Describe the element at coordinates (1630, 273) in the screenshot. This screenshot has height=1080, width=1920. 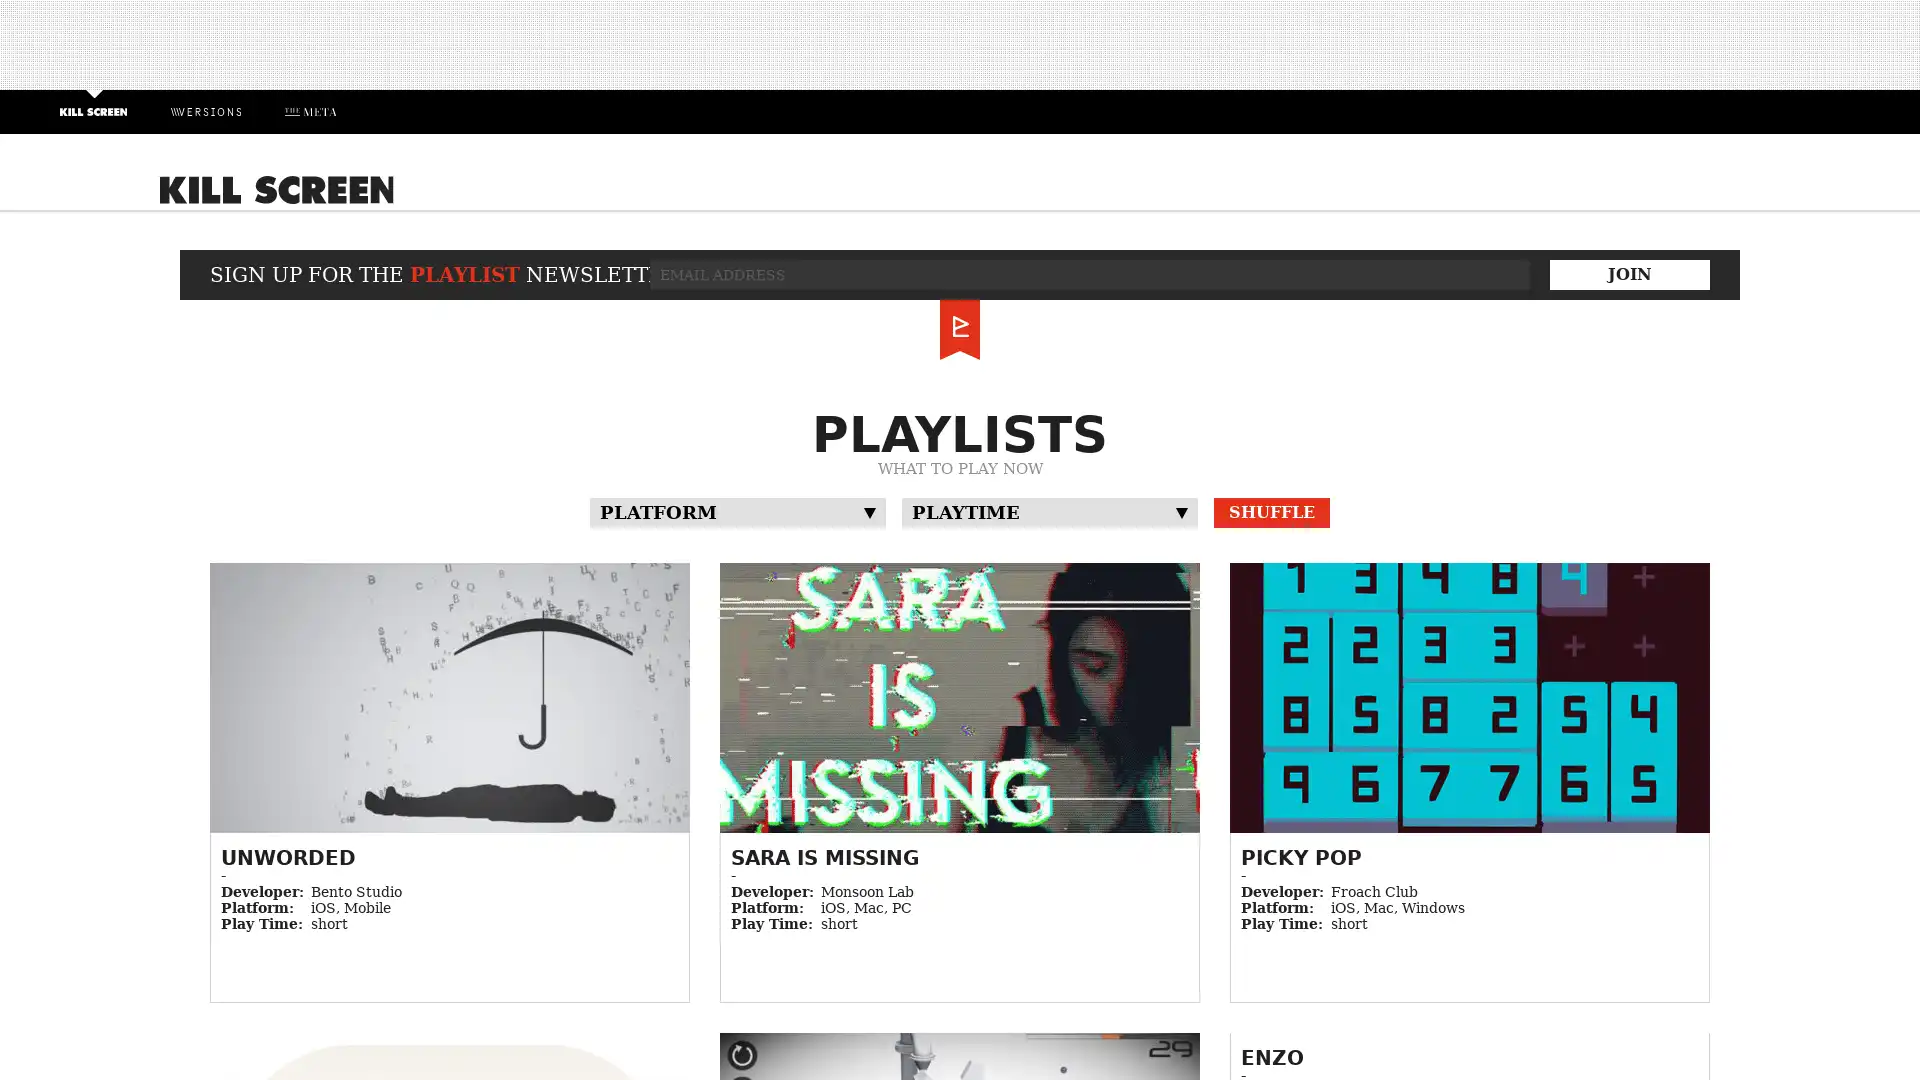
I see `JOIN` at that location.